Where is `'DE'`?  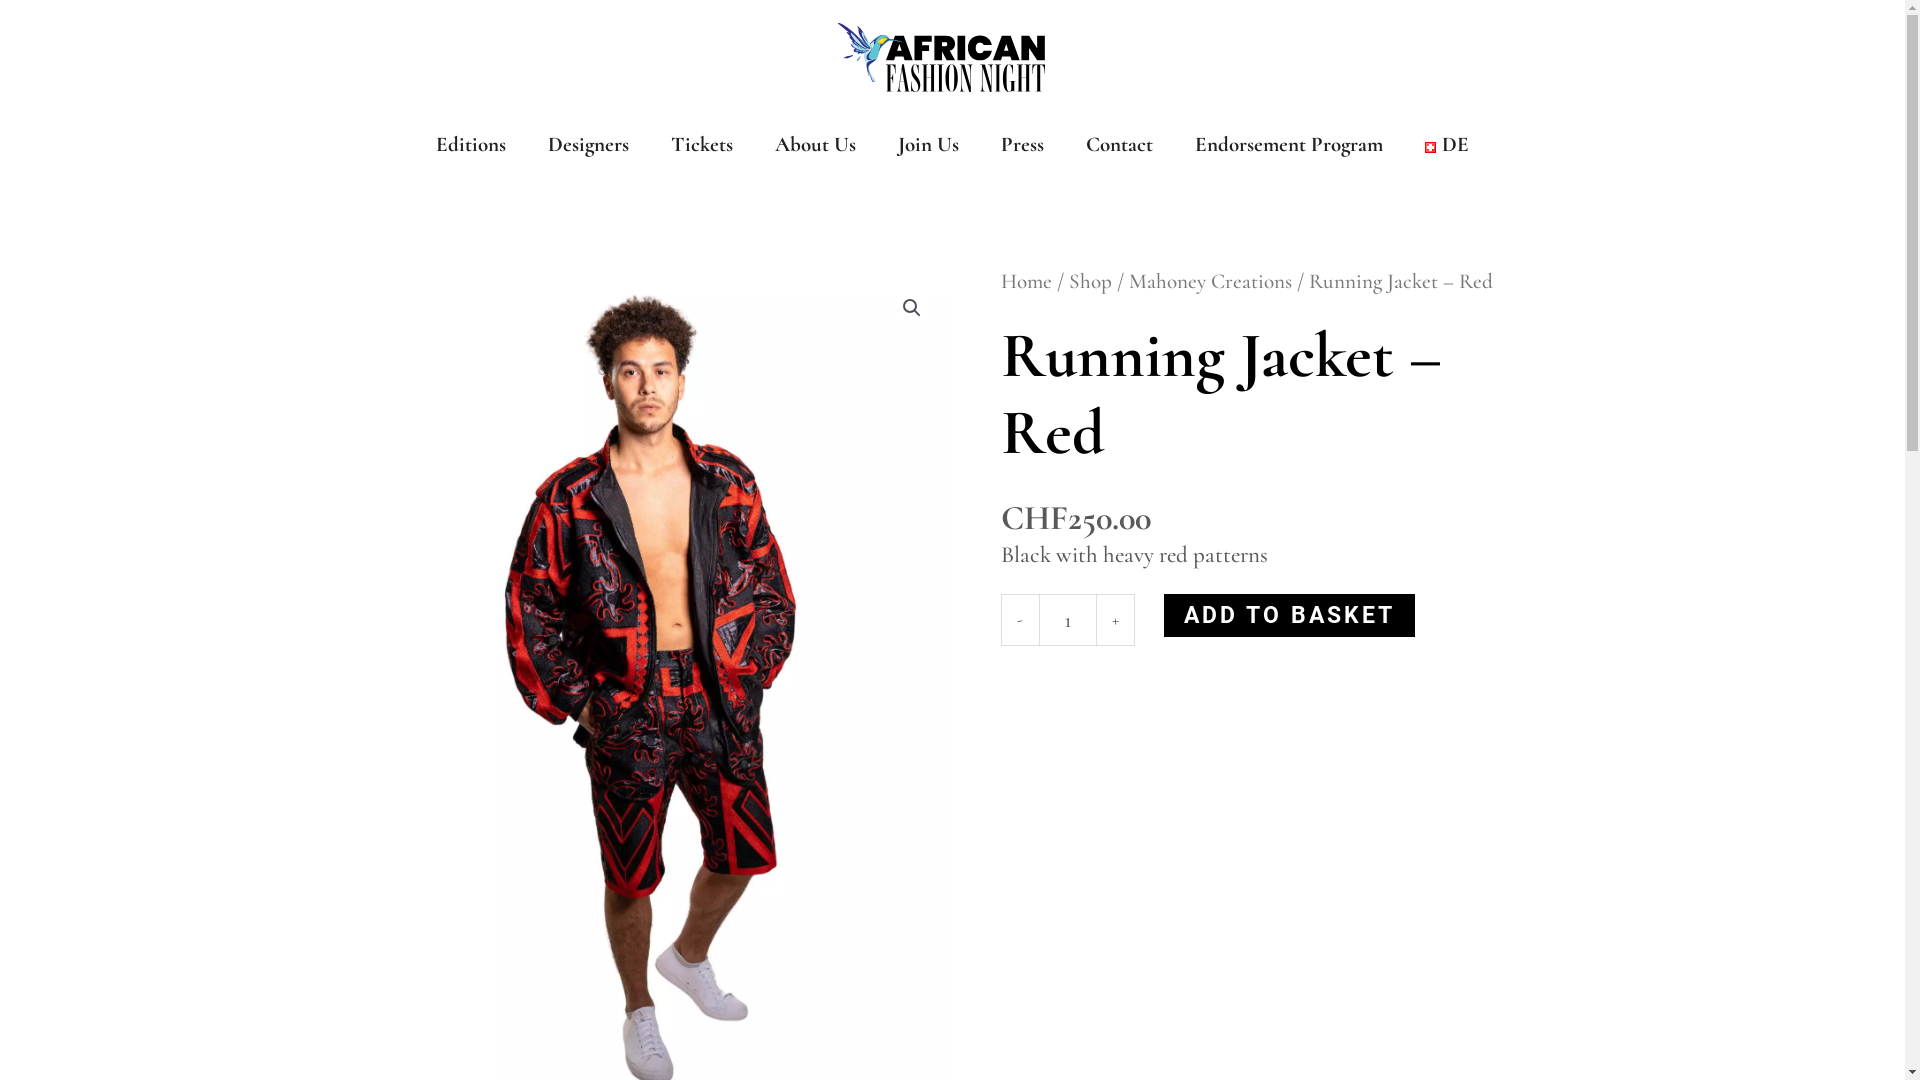 'DE' is located at coordinates (1446, 144).